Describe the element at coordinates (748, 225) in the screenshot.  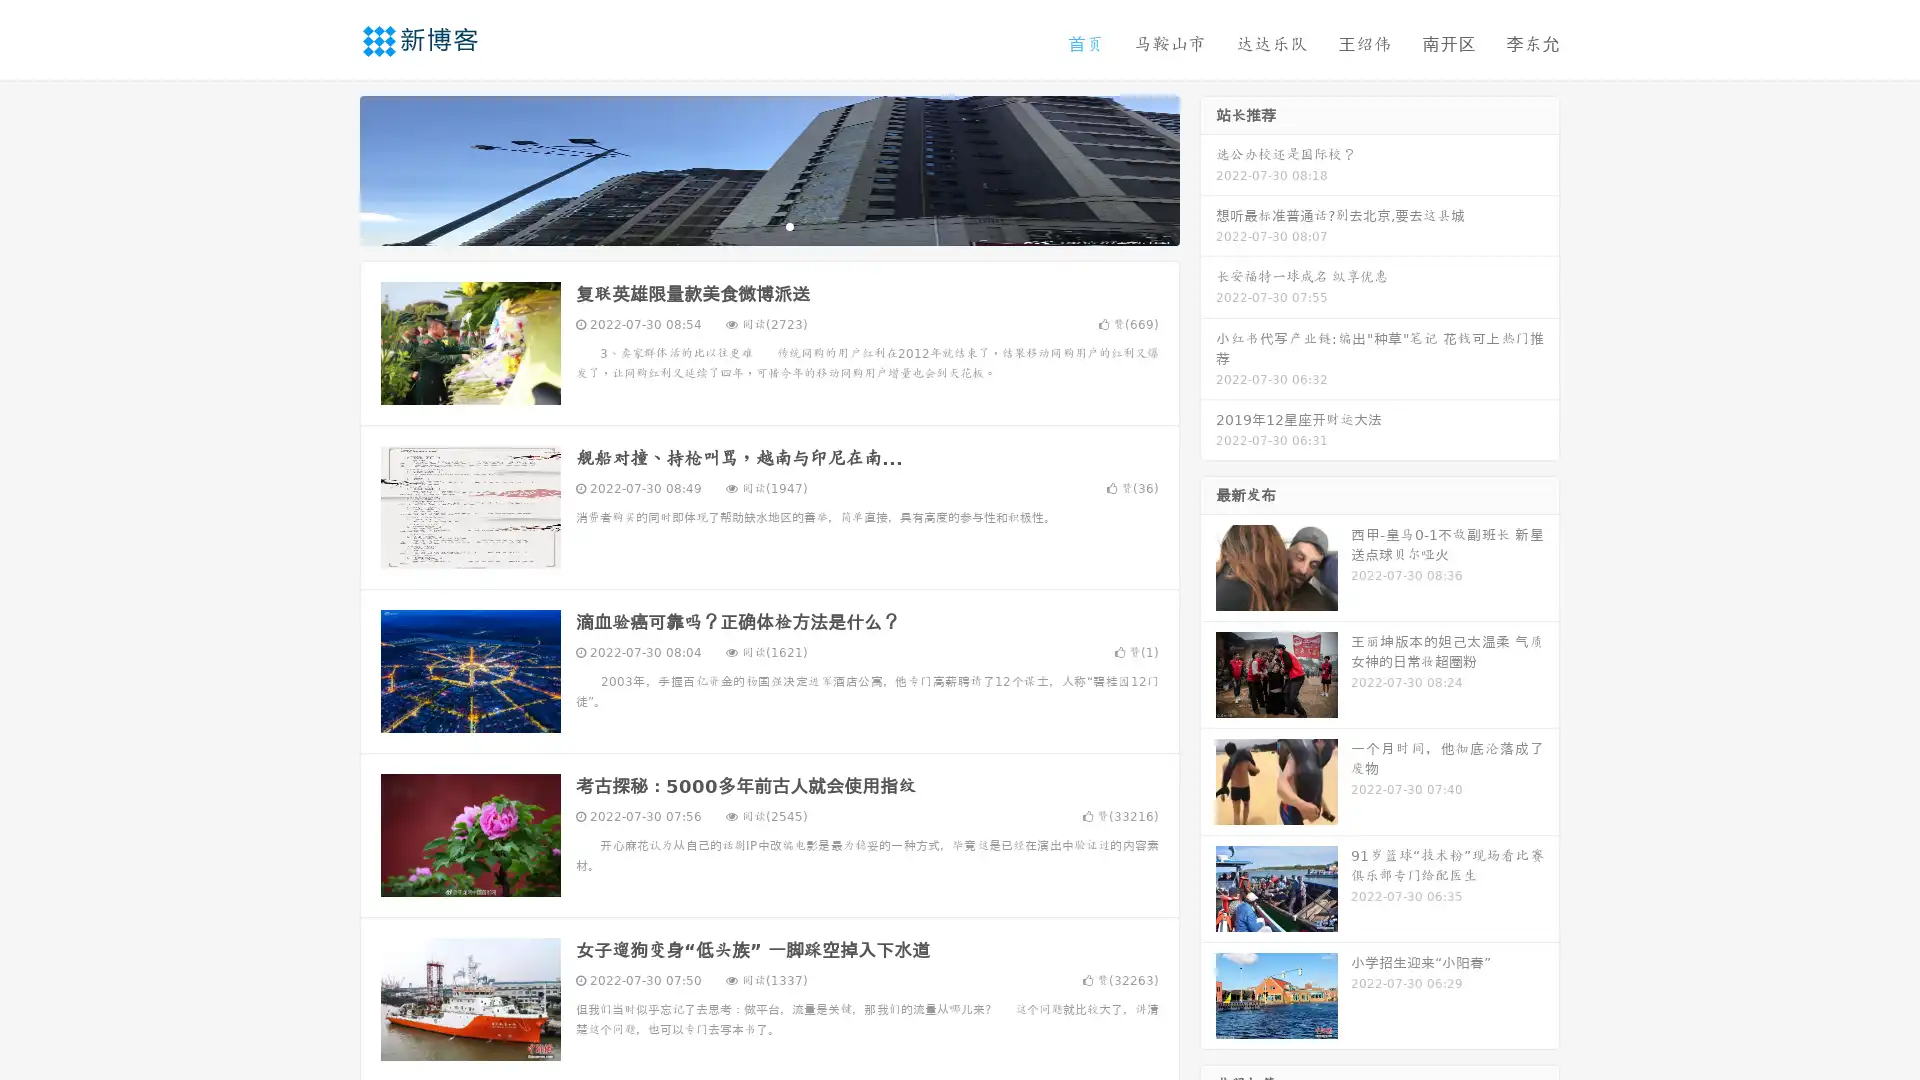
I see `Go to slide 1` at that location.